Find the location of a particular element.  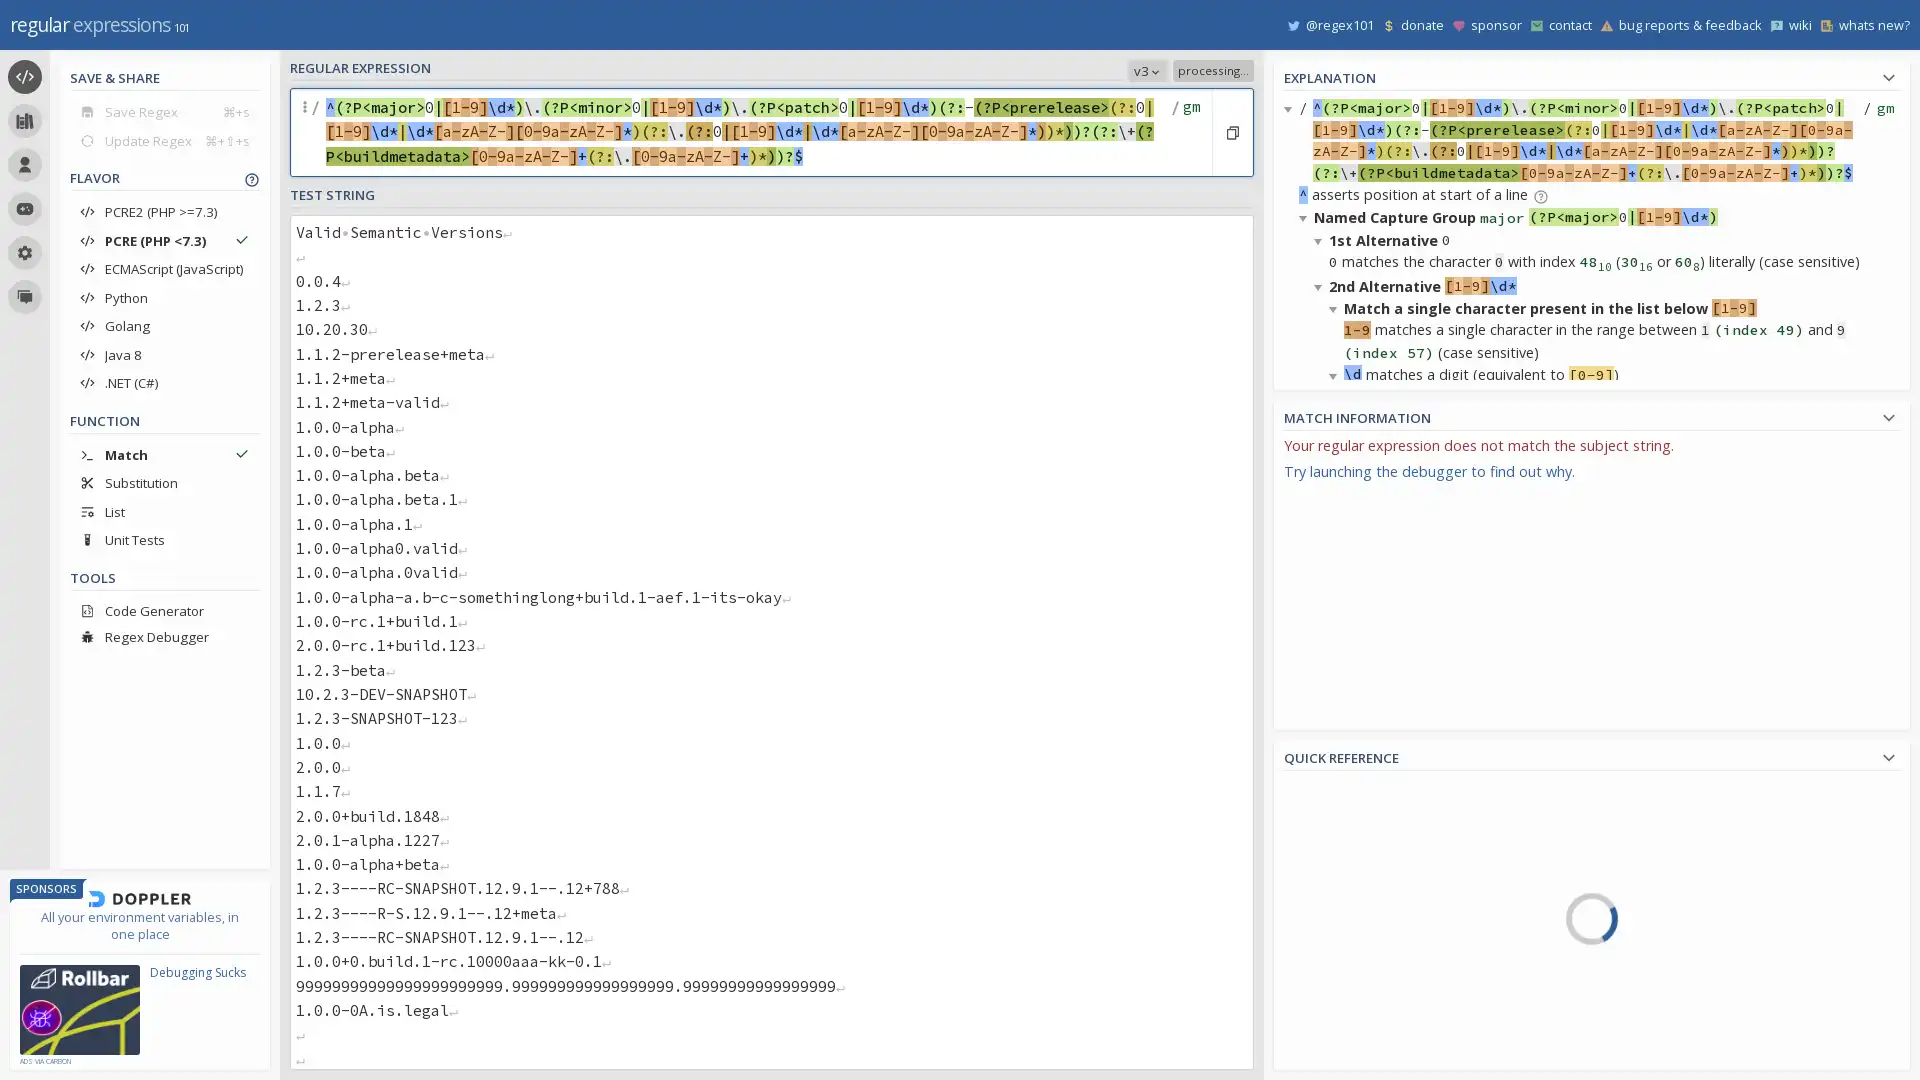

A character in the range: a-z [a-z] is located at coordinates (1691, 848).